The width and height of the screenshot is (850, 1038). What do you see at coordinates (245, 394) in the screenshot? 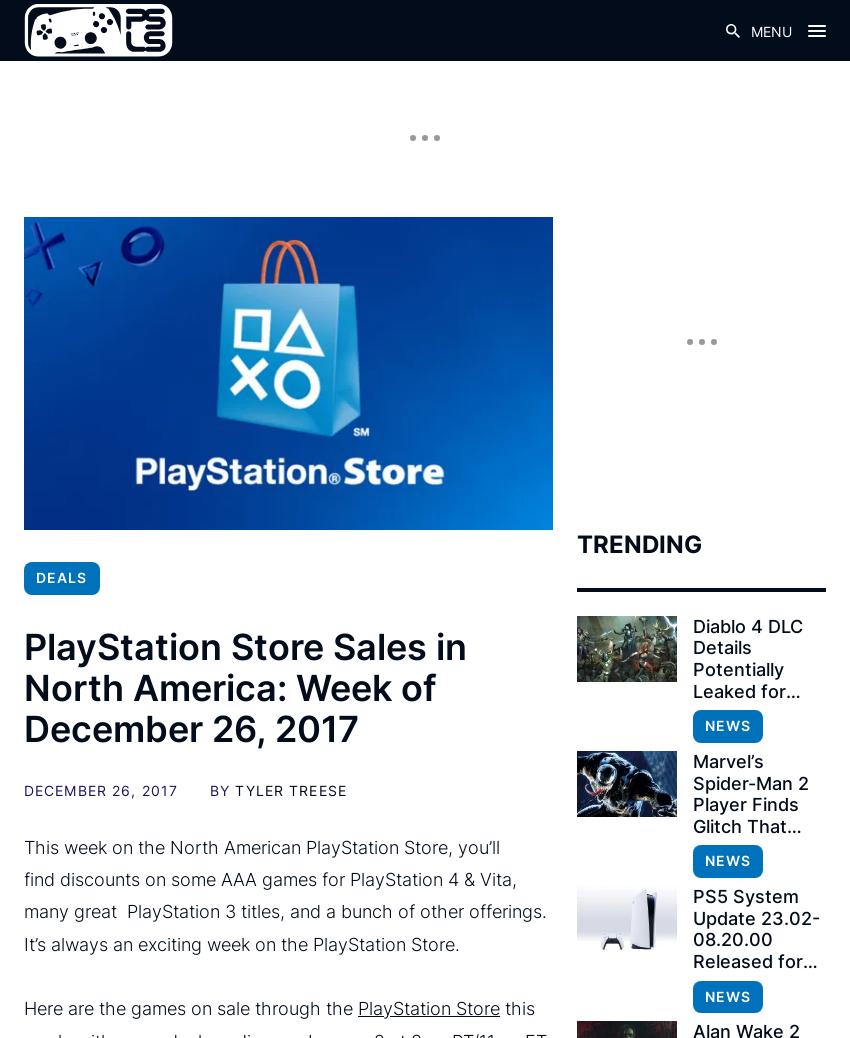
I see `'Crypt of the NecroDancer – $2.99'` at bounding box center [245, 394].